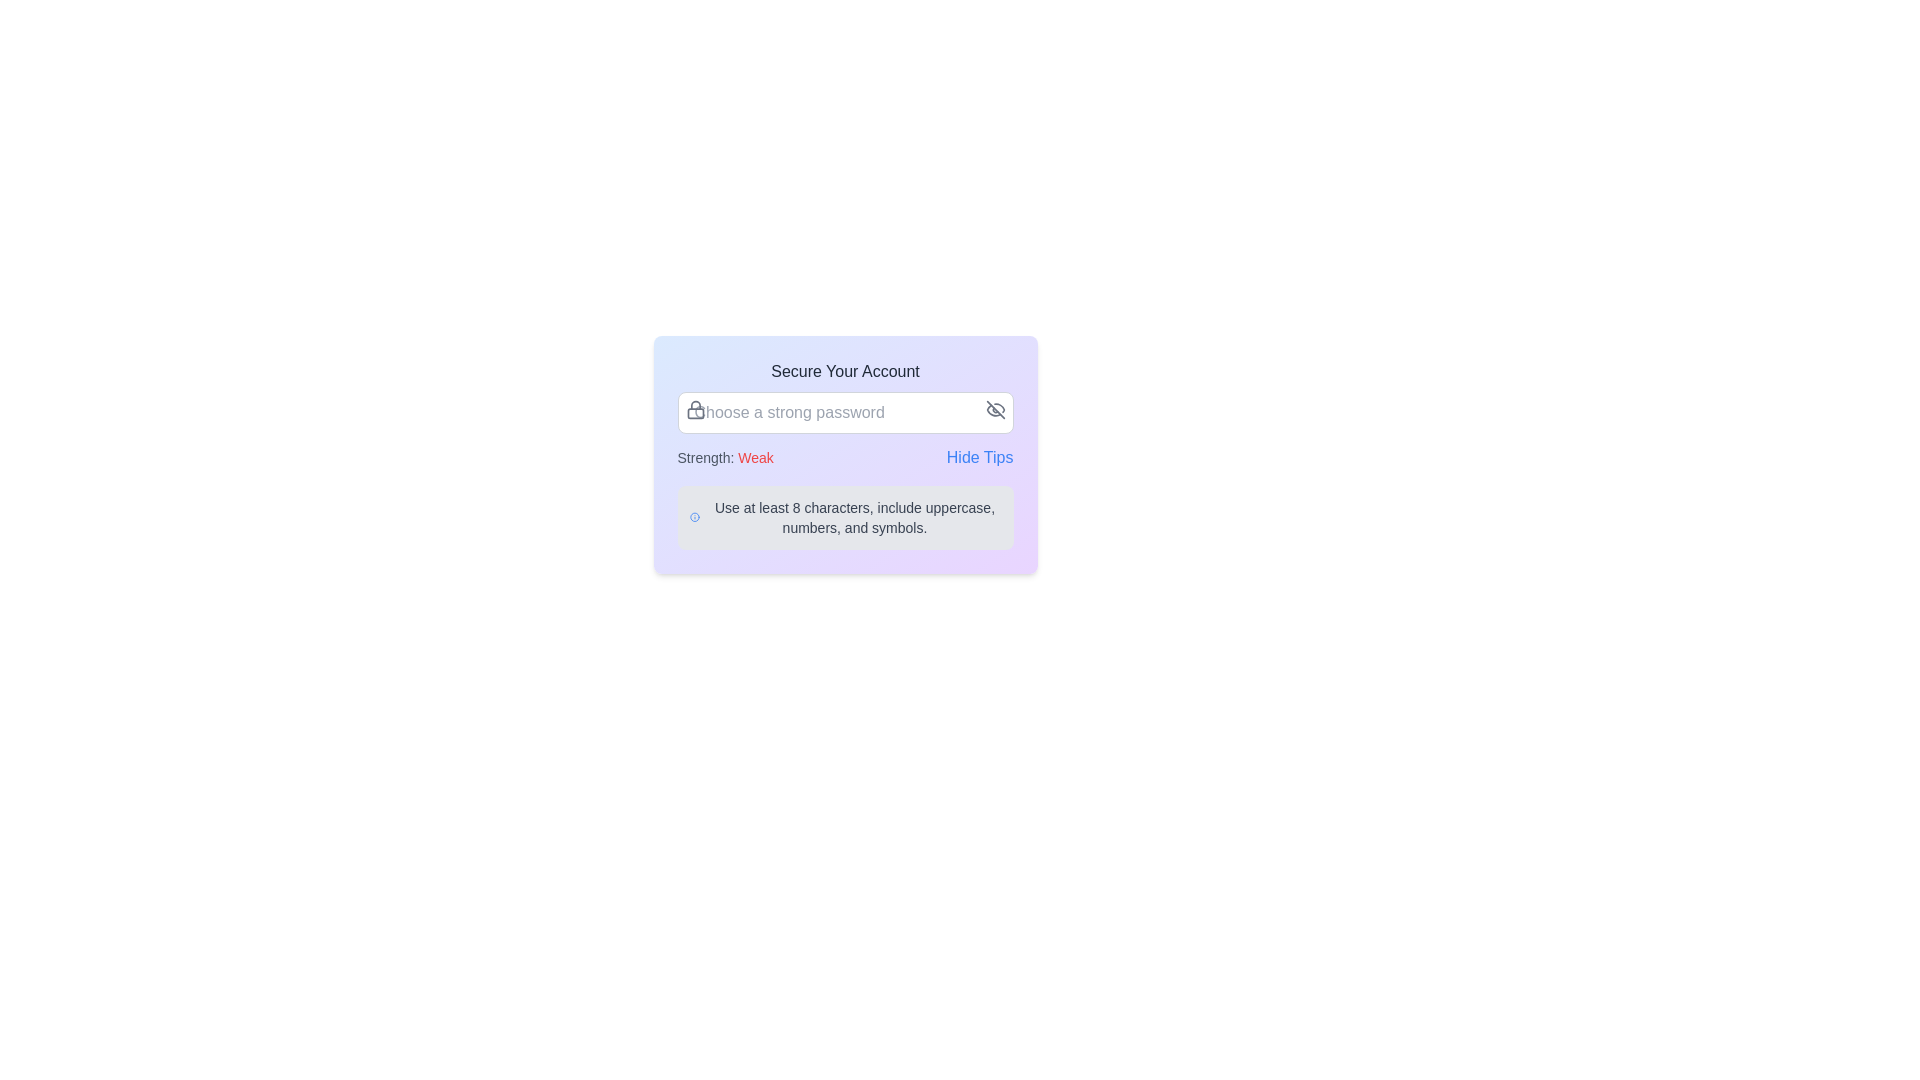 This screenshot has width=1920, height=1080. What do you see at coordinates (845, 516) in the screenshot?
I see `guidelines from the informational text area with the icon, which states 'Use at least 8 characters, include uppercase, numbers, and symbols.'` at bounding box center [845, 516].